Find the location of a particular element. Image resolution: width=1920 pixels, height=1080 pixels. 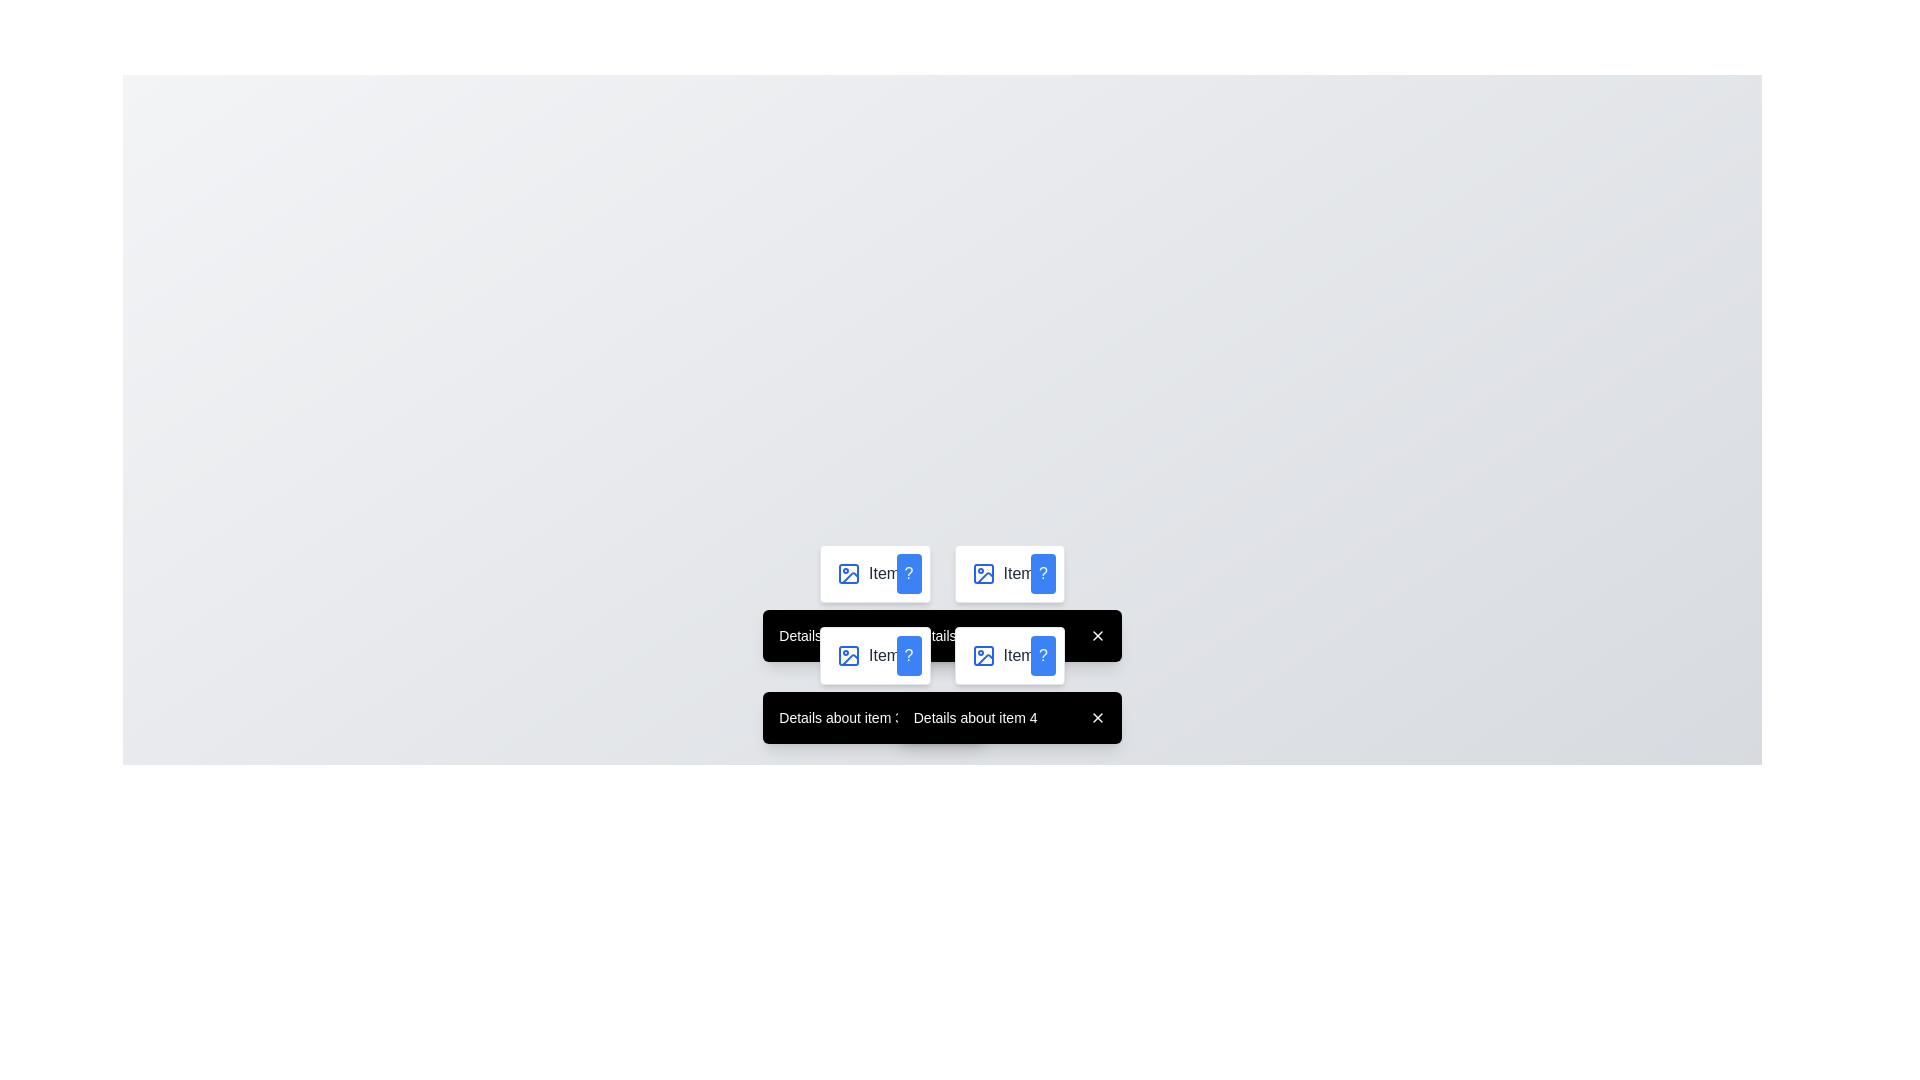

the SVG graphical element representing an image placeholder to trigger a tooltip is located at coordinates (849, 655).